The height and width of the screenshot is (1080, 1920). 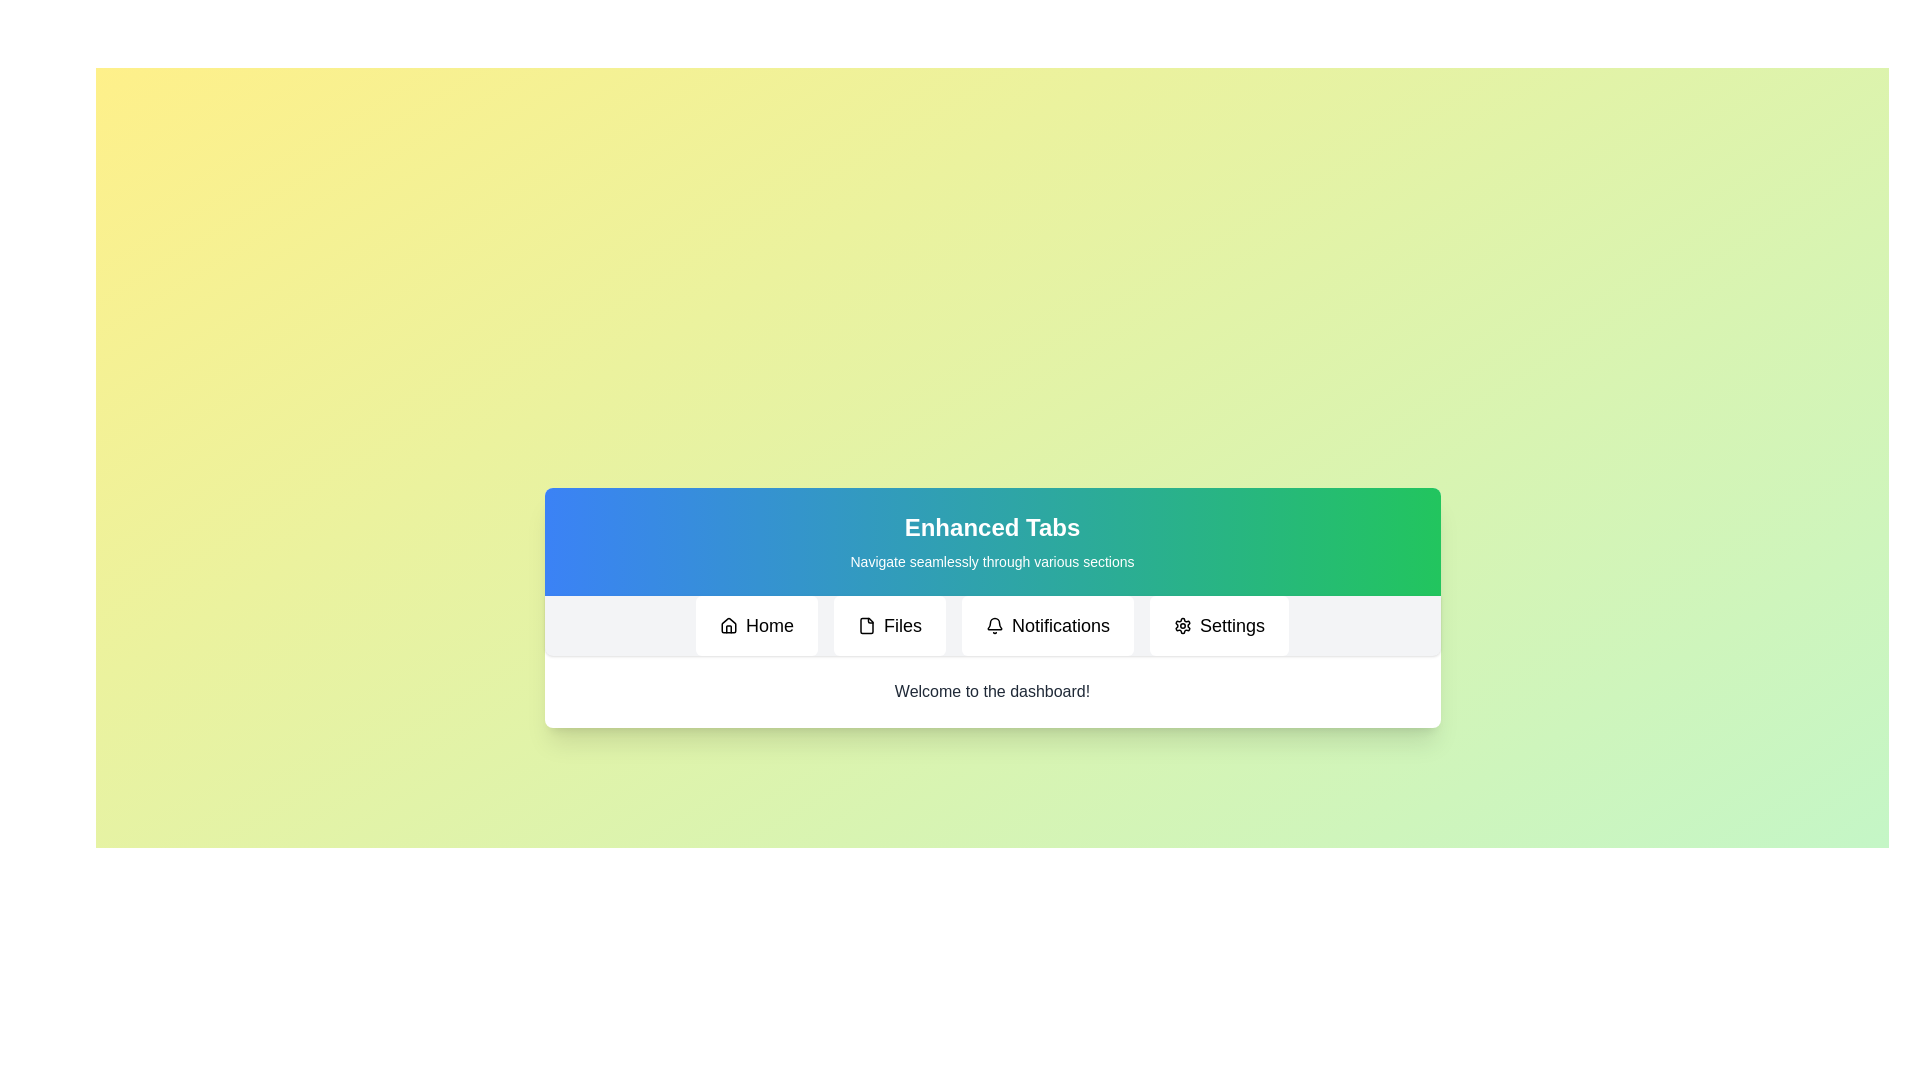 What do you see at coordinates (994, 623) in the screenshot?
I see `the bell icon in the navigation bar` at bounding box center [994, 623].